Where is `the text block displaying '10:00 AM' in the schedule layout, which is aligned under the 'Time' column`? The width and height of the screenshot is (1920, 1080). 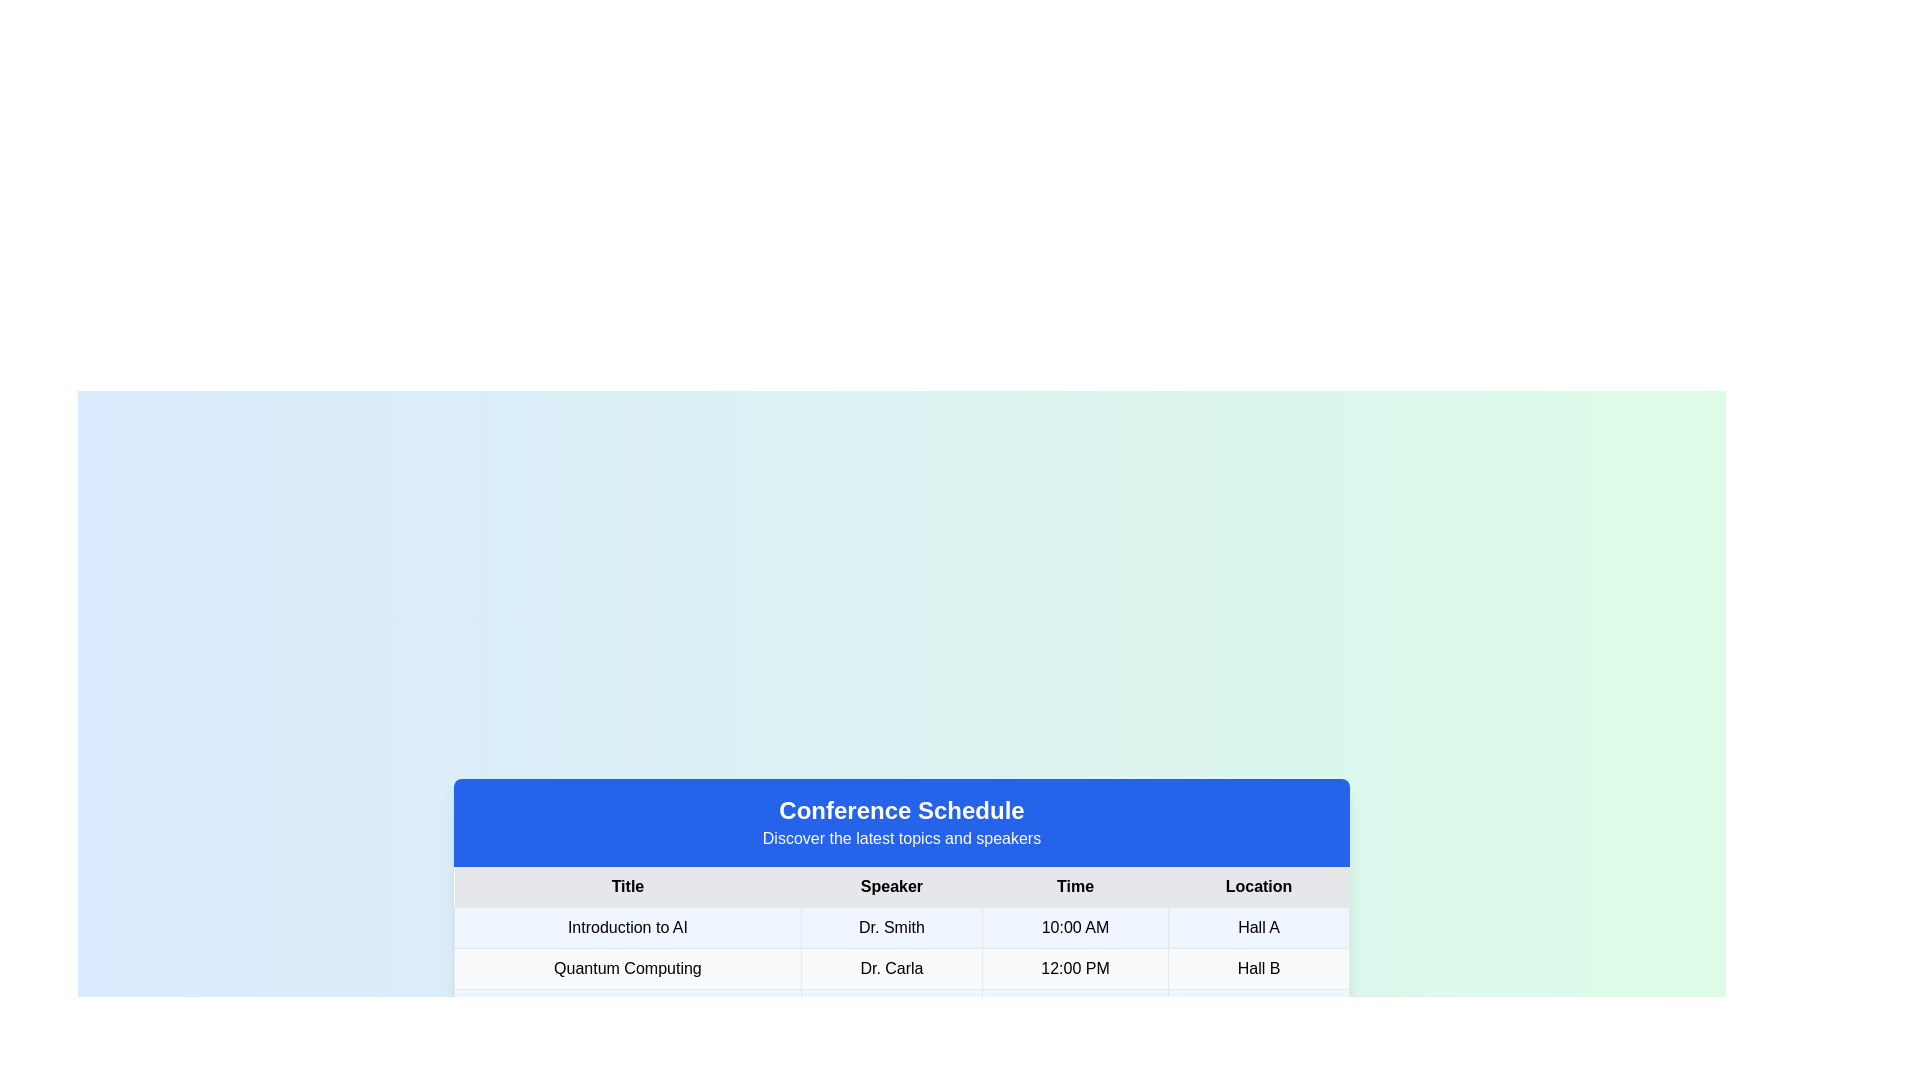 the text block displaying '10:00 AM' in the schedule layout, which is aligned under the 'Time' column is located at coordinates (1074, 928).